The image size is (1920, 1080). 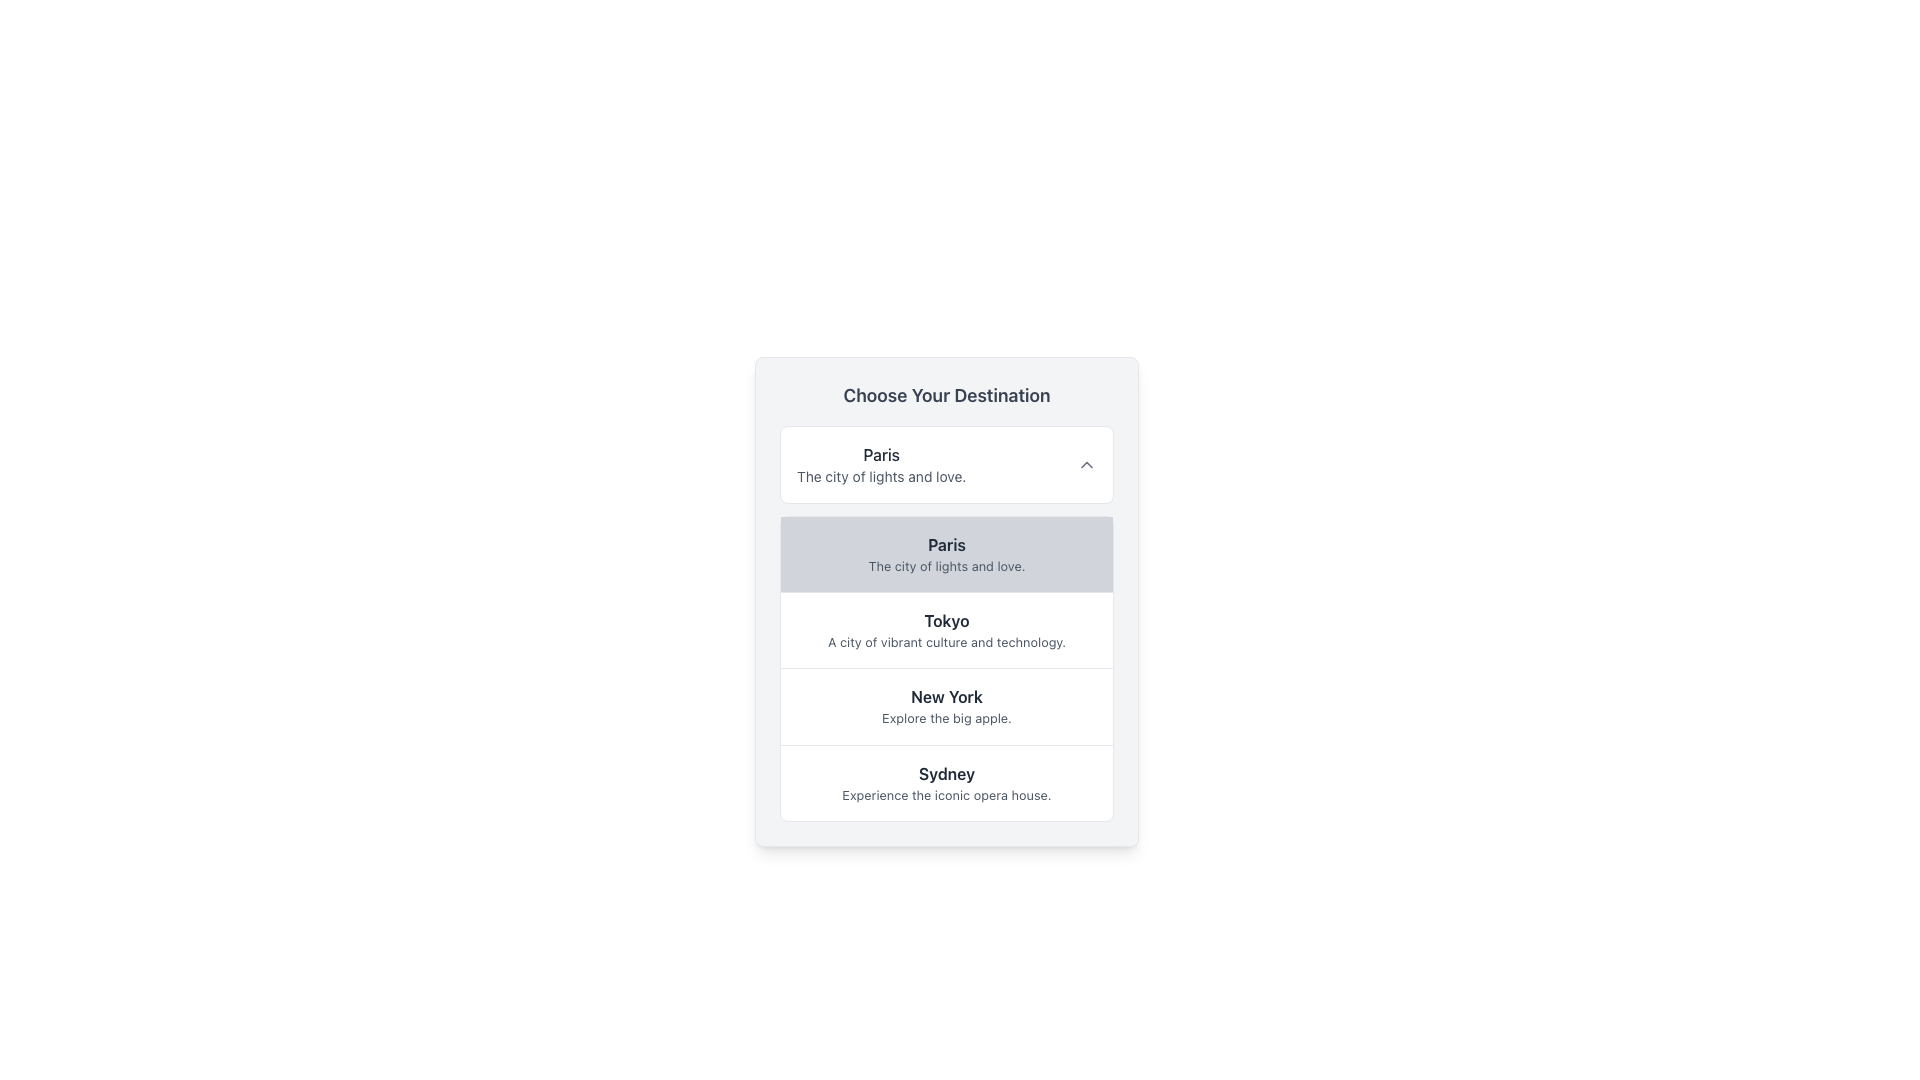 What do you see at coordinates (1085, 465) in the screenshot?
I see `the toggle icon located inside the right side of the white box labeled 'Paris: The city of lights and love.'` at bounding box center [1085, 465].